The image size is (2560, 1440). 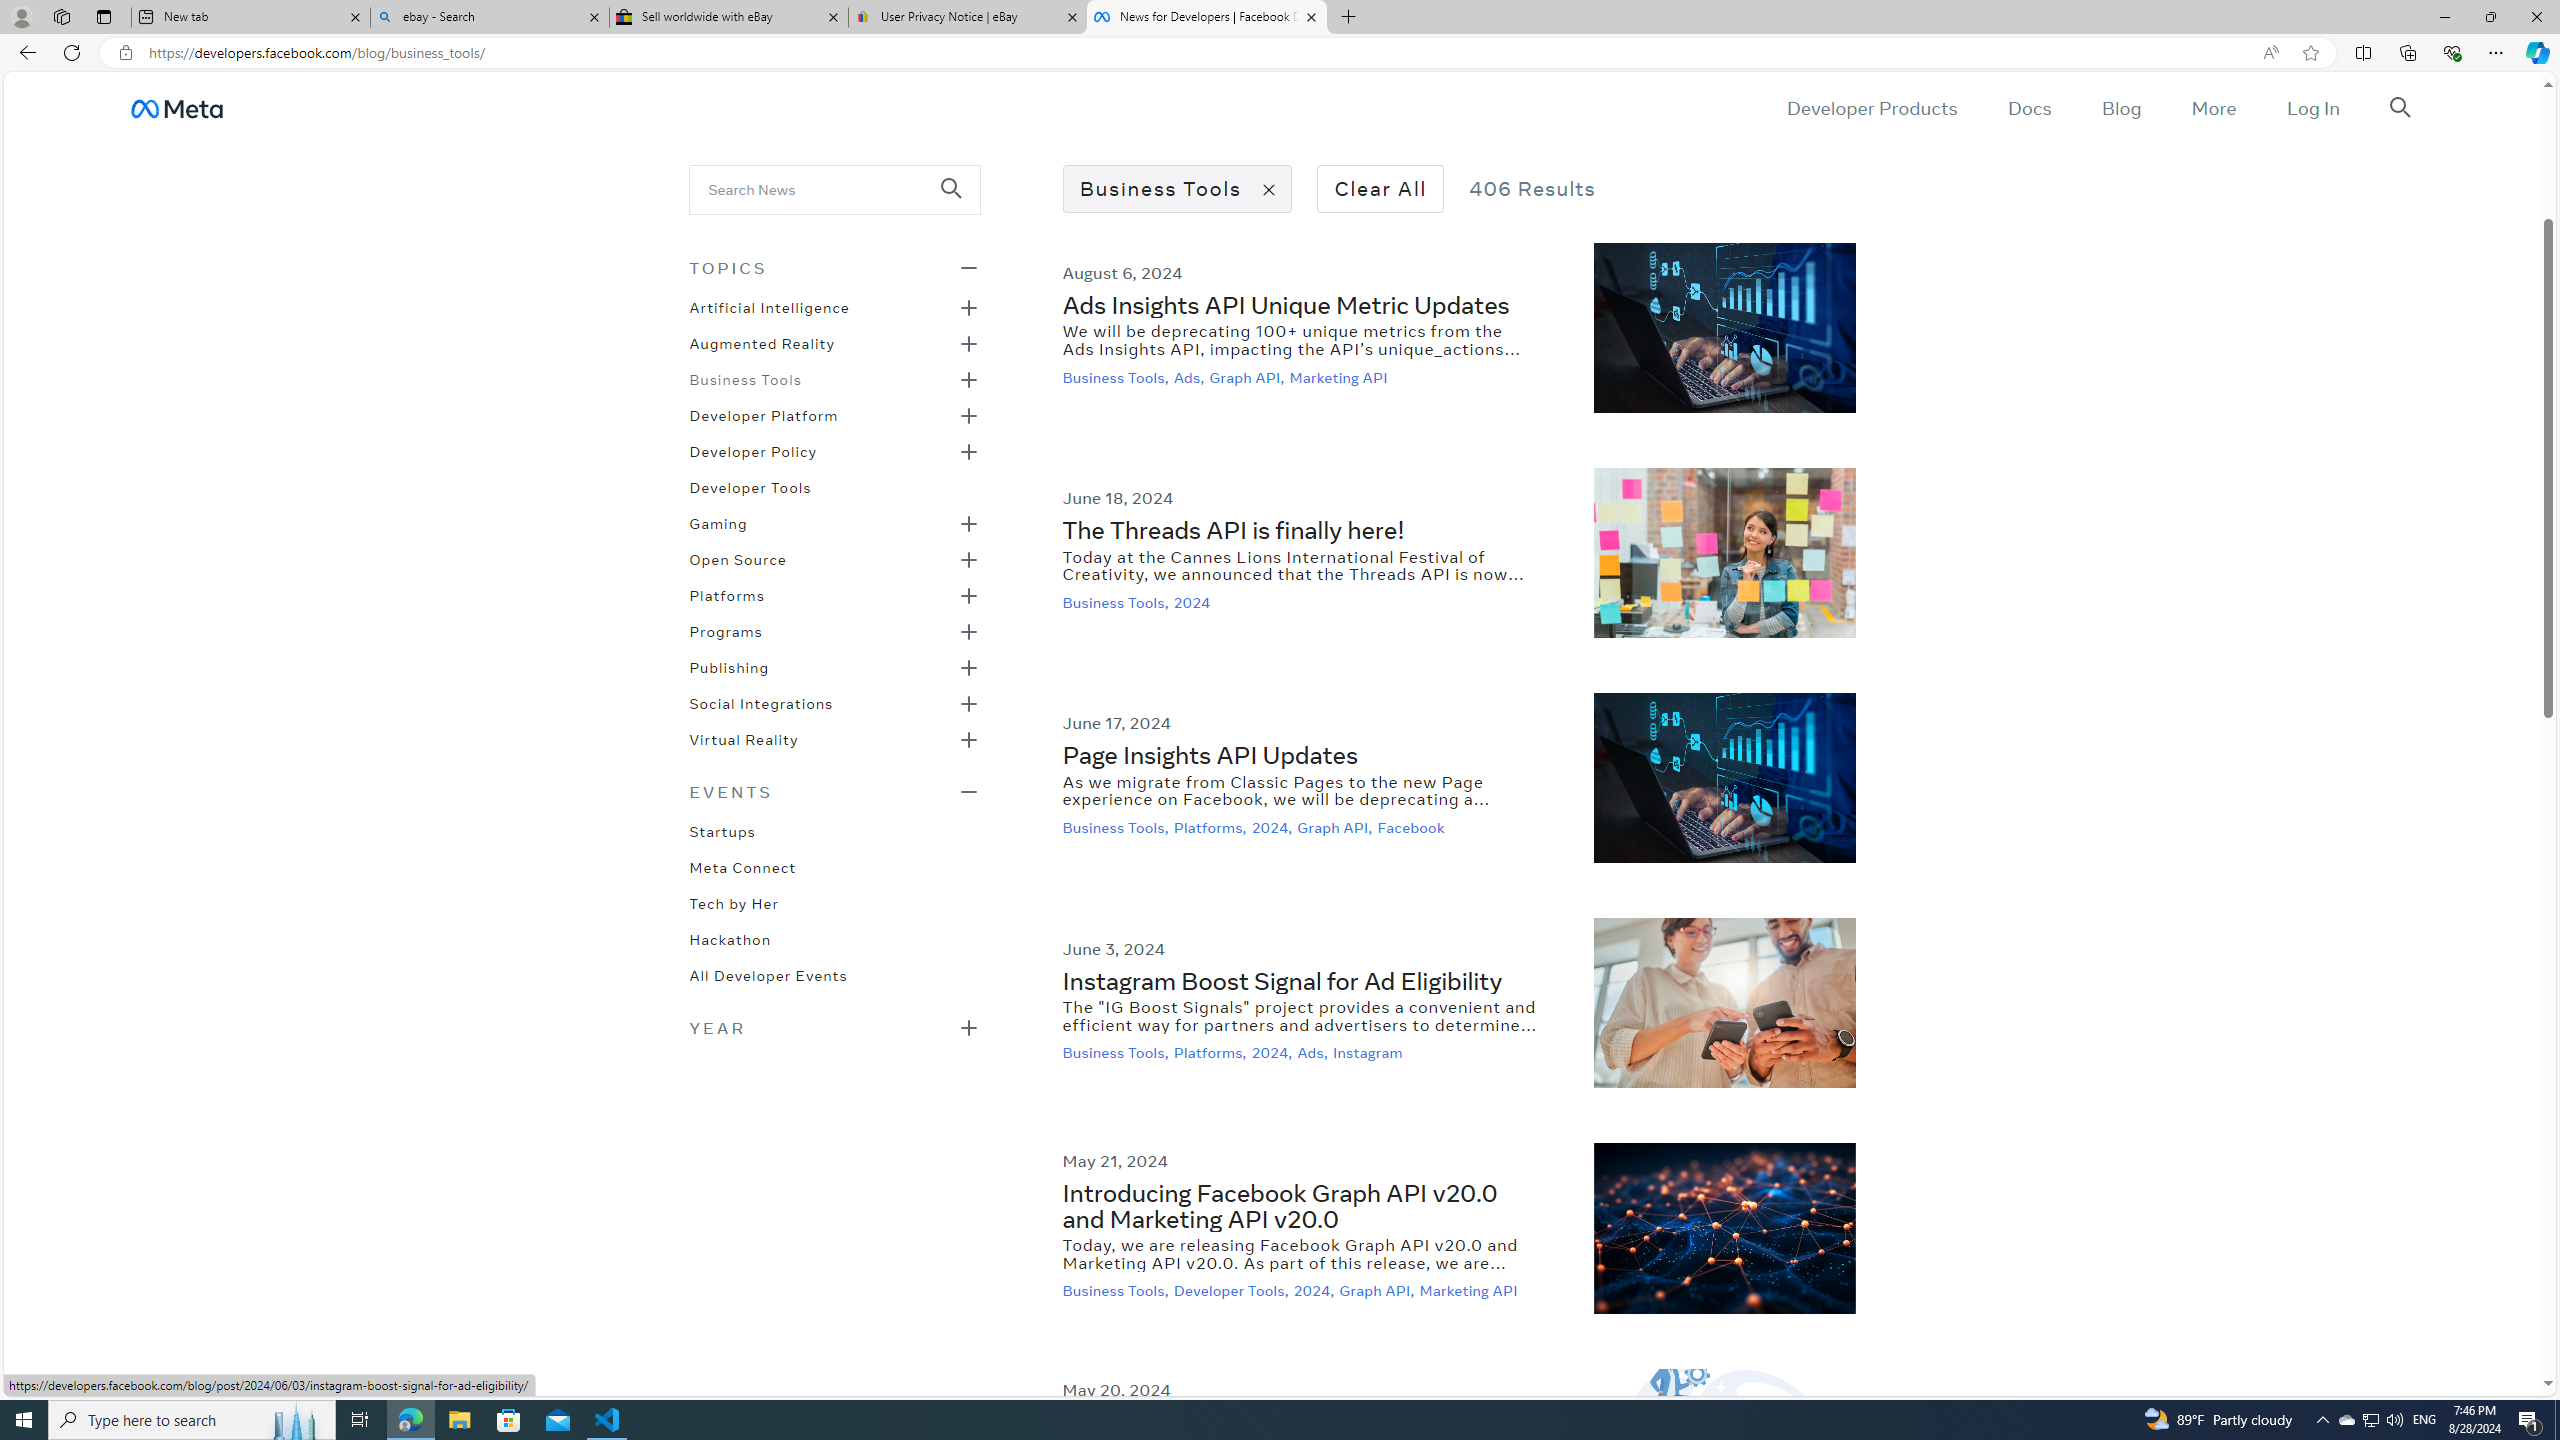 I want to click on 'Publishing', so click(x=729, y=666).